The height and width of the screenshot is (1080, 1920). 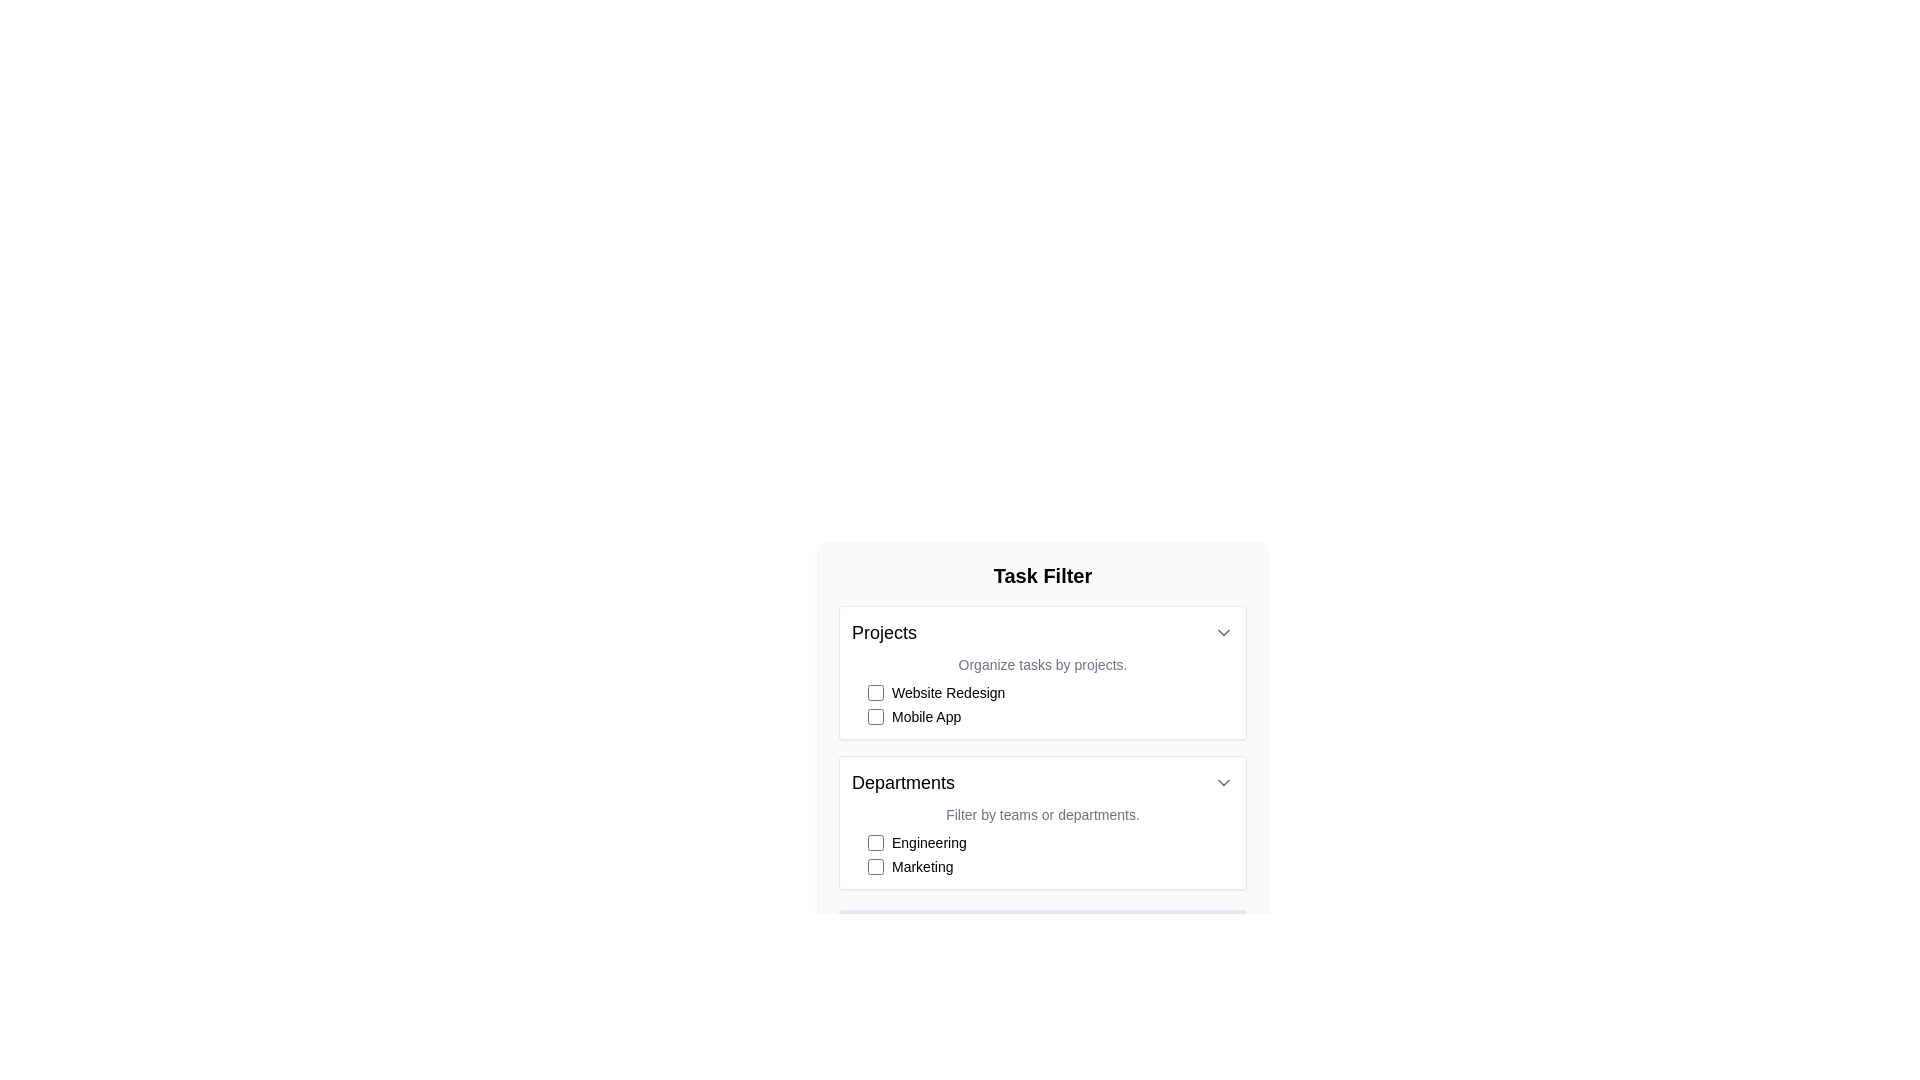 What do you see at coordinates (947, 692) in the screenshot?
I see `the text label that reads 'Website Redesign', which is styled in a small, clean font and is located directly to the right of a checkbox in the 'Projects' section` at bounding box center [947, 692].